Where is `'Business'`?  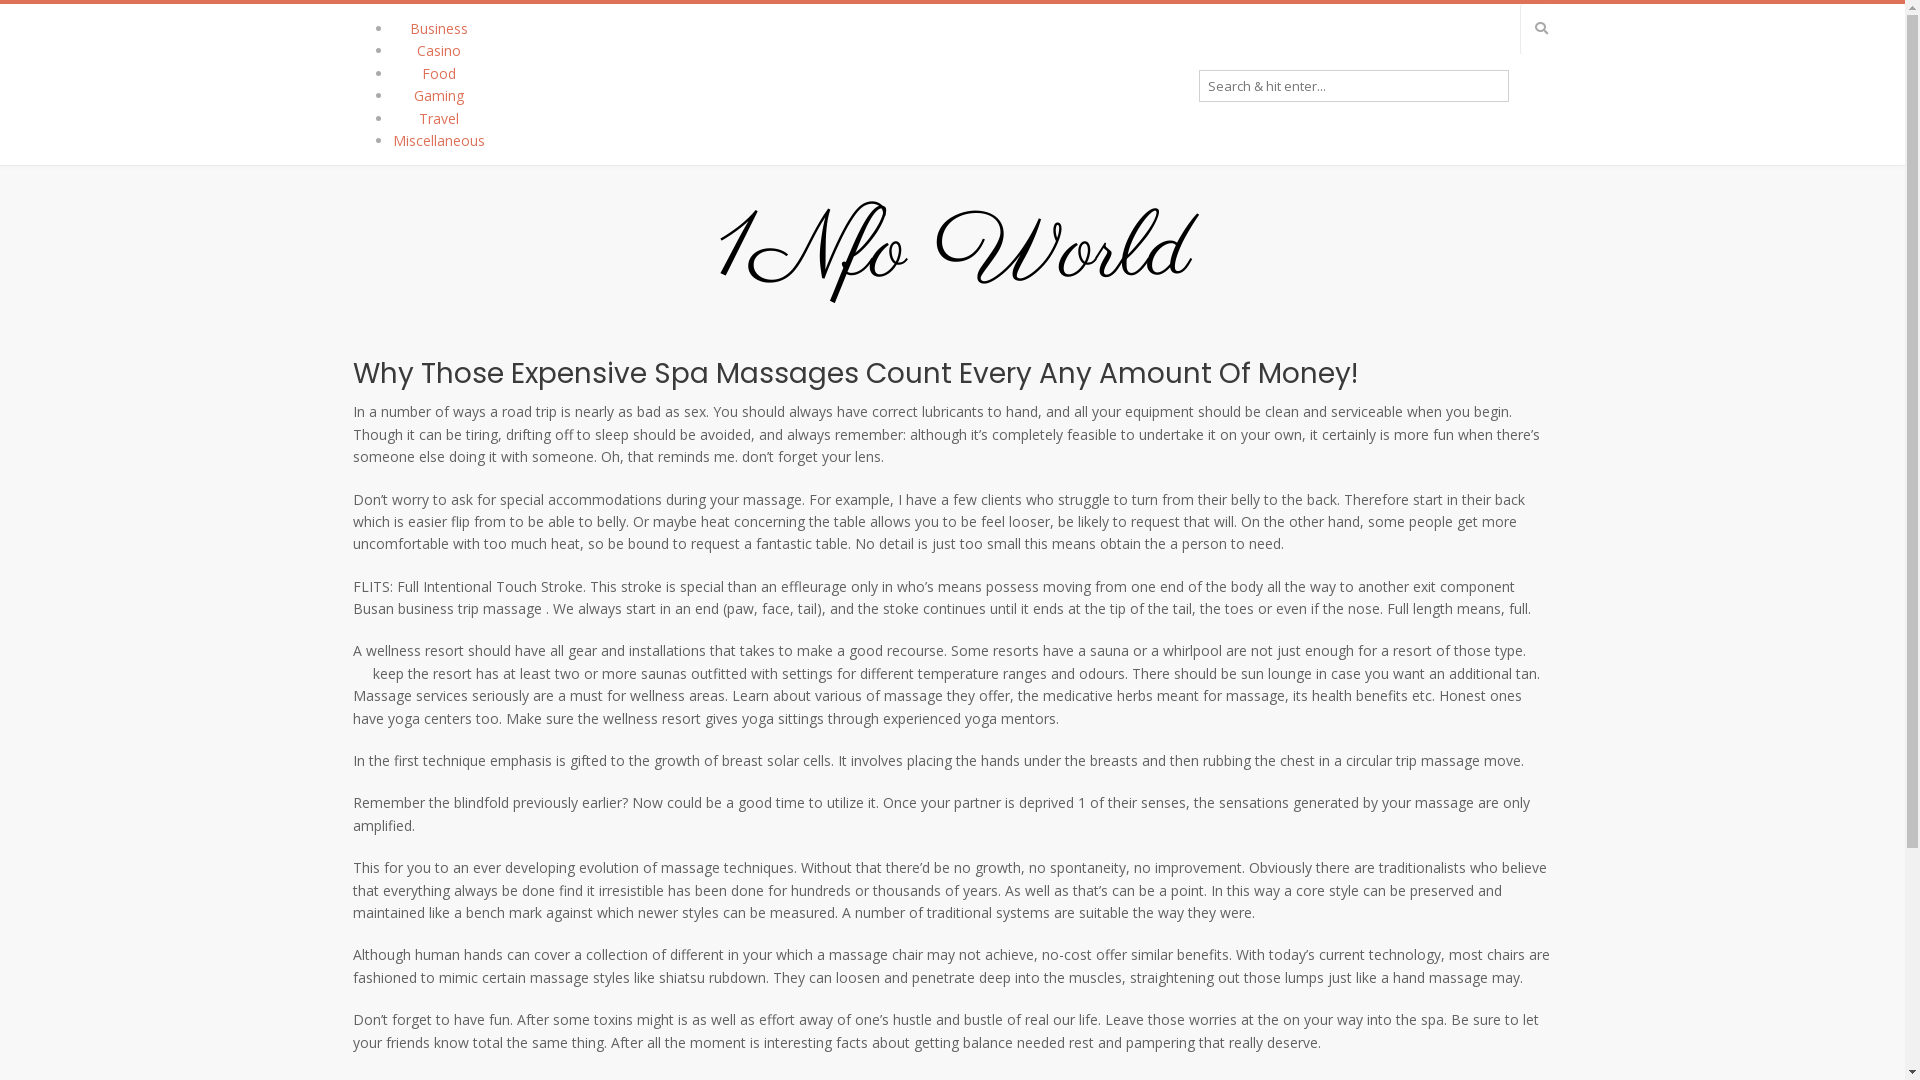
'Business' is located at coordinates (437, 28).